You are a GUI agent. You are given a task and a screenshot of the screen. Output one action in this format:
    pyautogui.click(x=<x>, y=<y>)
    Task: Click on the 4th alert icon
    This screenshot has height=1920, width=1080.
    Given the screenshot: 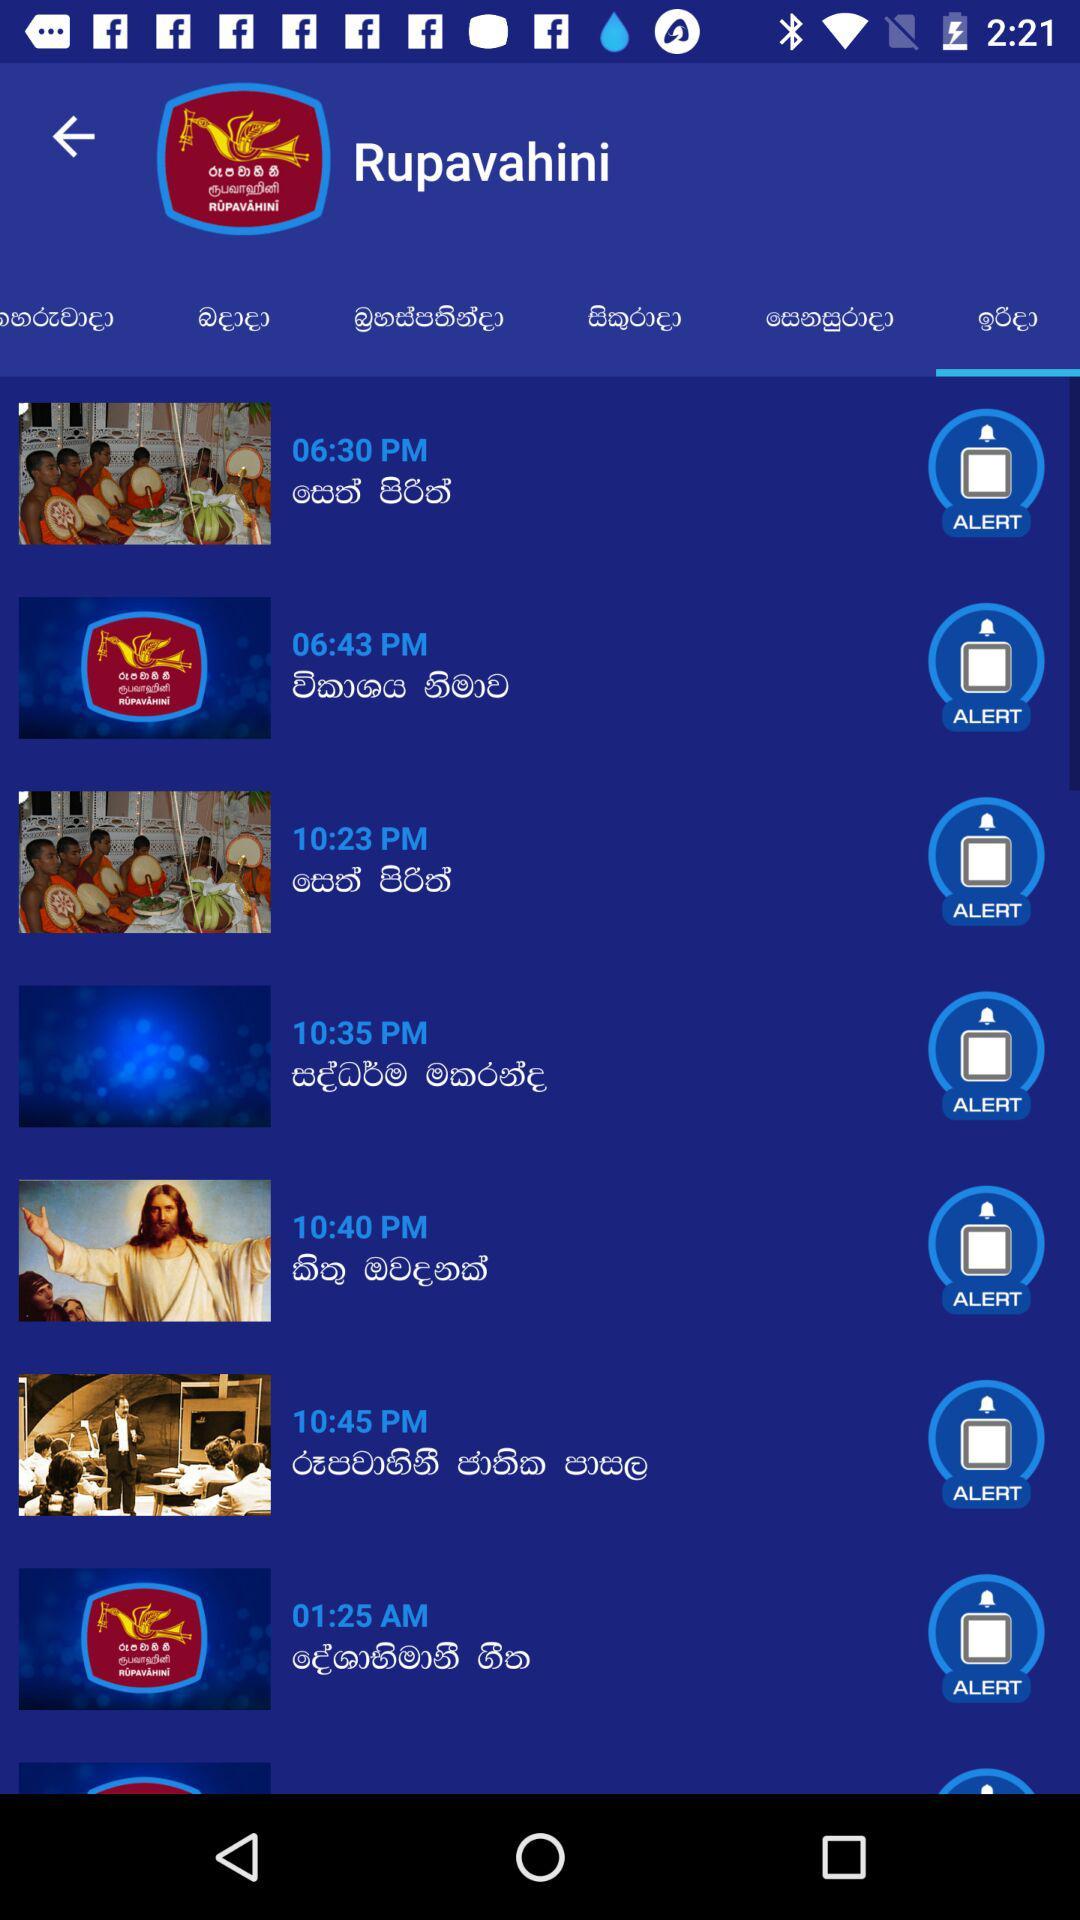 What is the action you would take?
    pyautogui.click(x=986, y=1055)
    